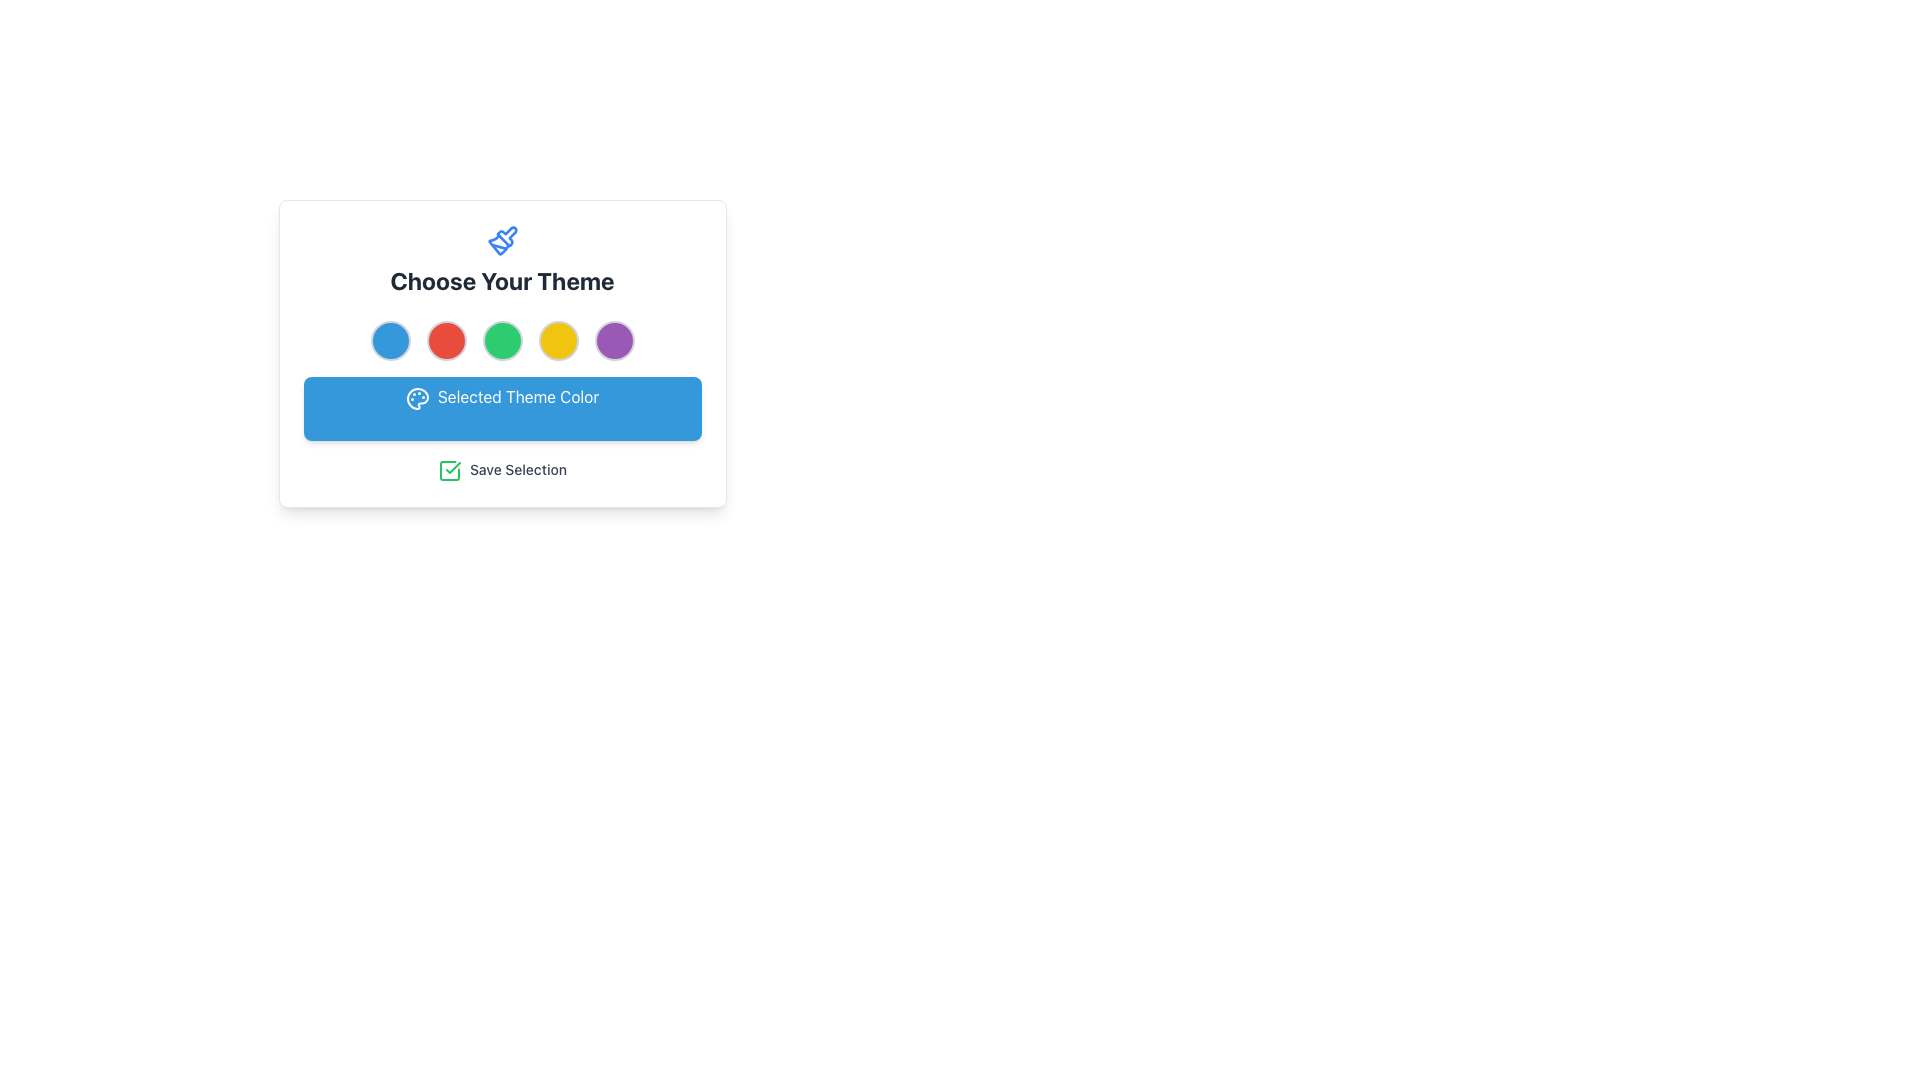 The width and height of the screenshot is (1920, 1080). I want to click on the red theme selection button, which is the second button from the left in a row of five buttons, located below the 'Choose Your Theme' heading, so click(445, 339).